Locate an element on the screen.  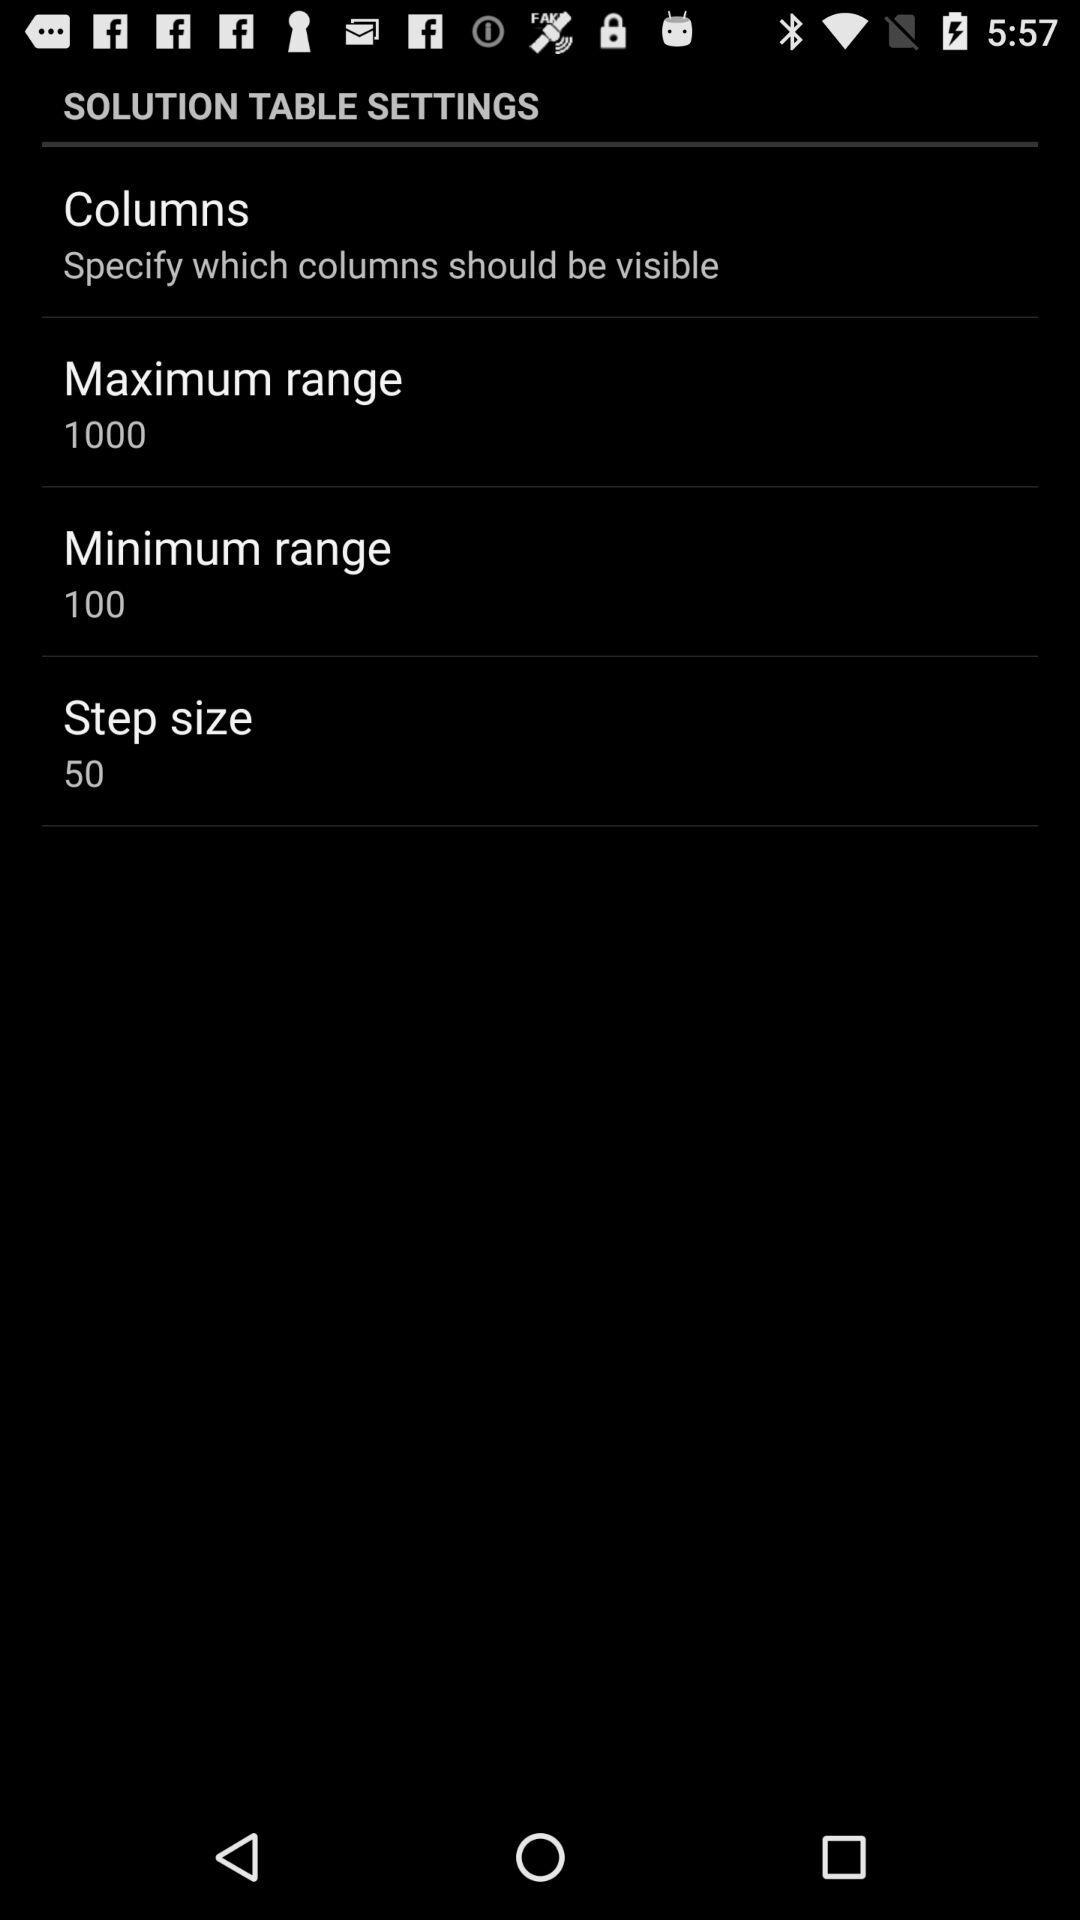
the icon above the 50 is located at coordinates (156, 715).